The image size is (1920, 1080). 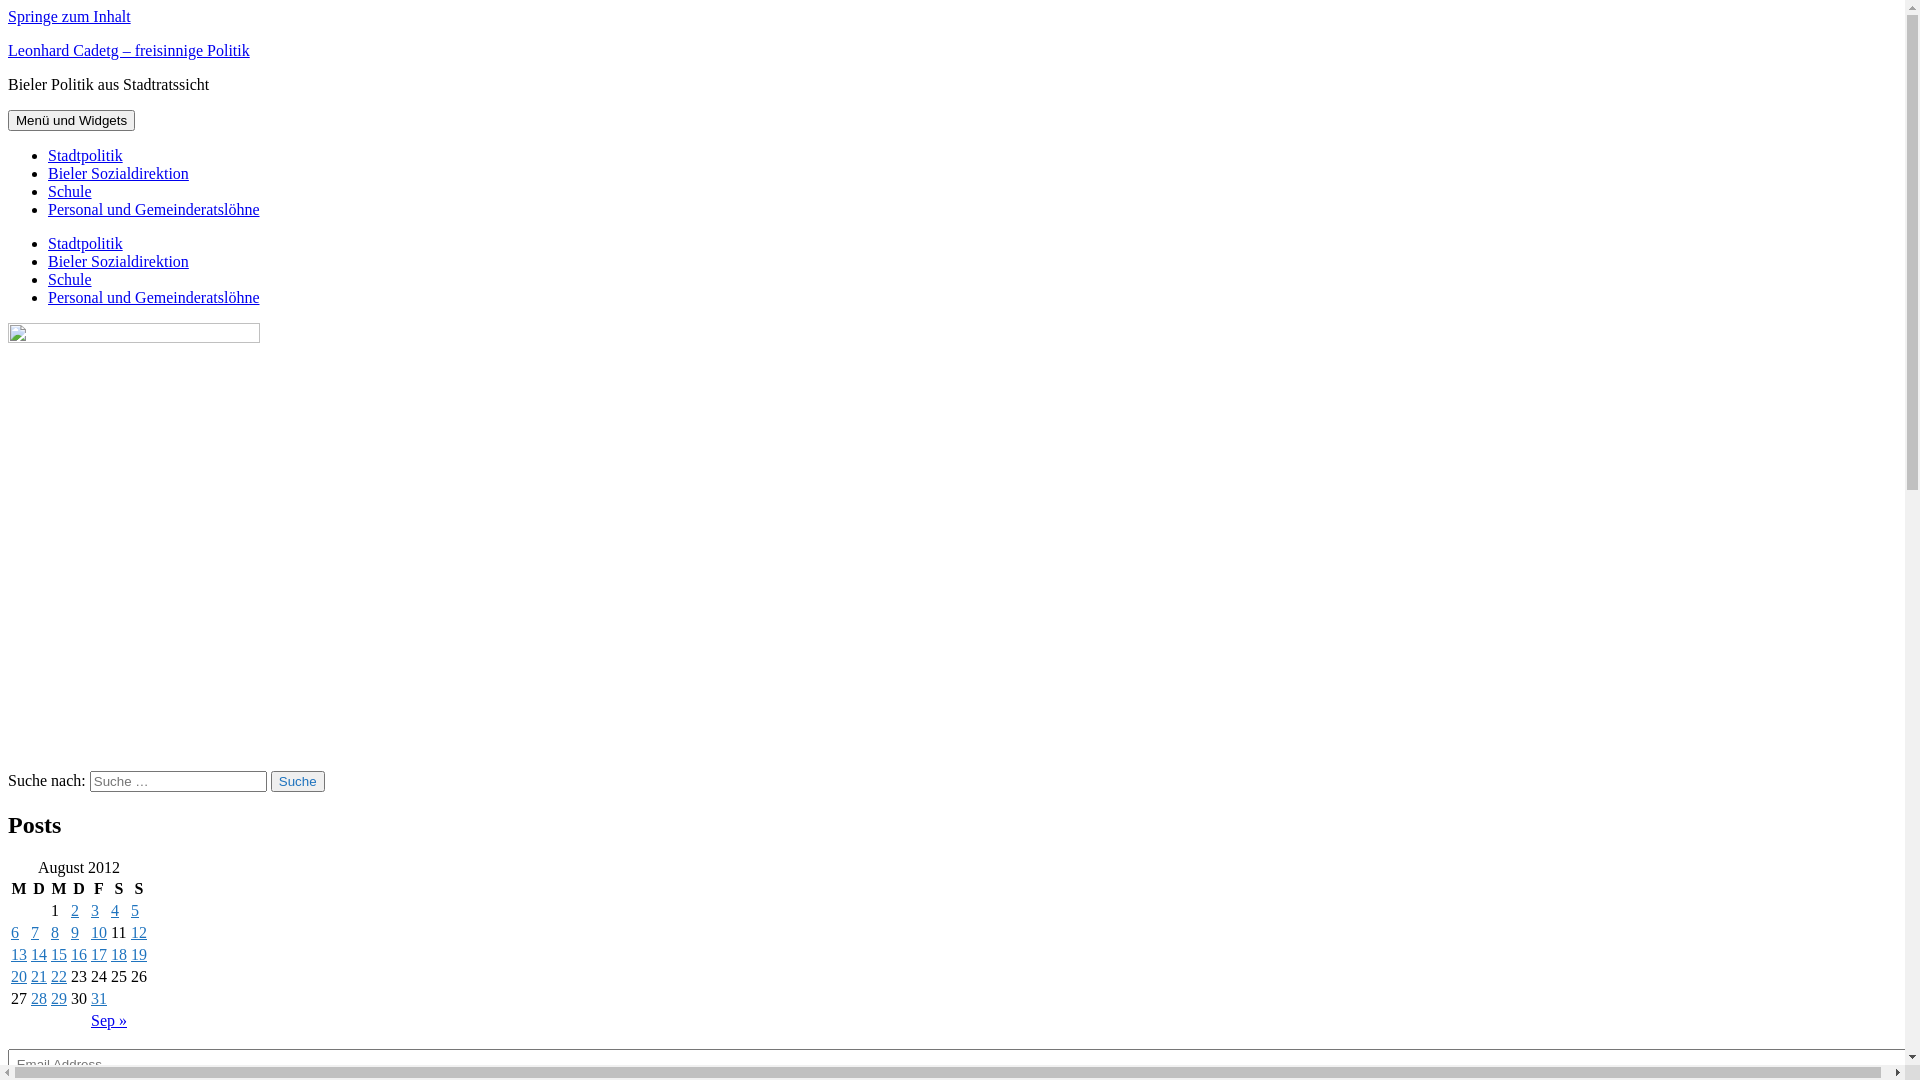 What do you see at coordinates (48, 260) in the screenshot?
I see `'Bieler Sozialdirektion'` at bounding box center [48, 260].